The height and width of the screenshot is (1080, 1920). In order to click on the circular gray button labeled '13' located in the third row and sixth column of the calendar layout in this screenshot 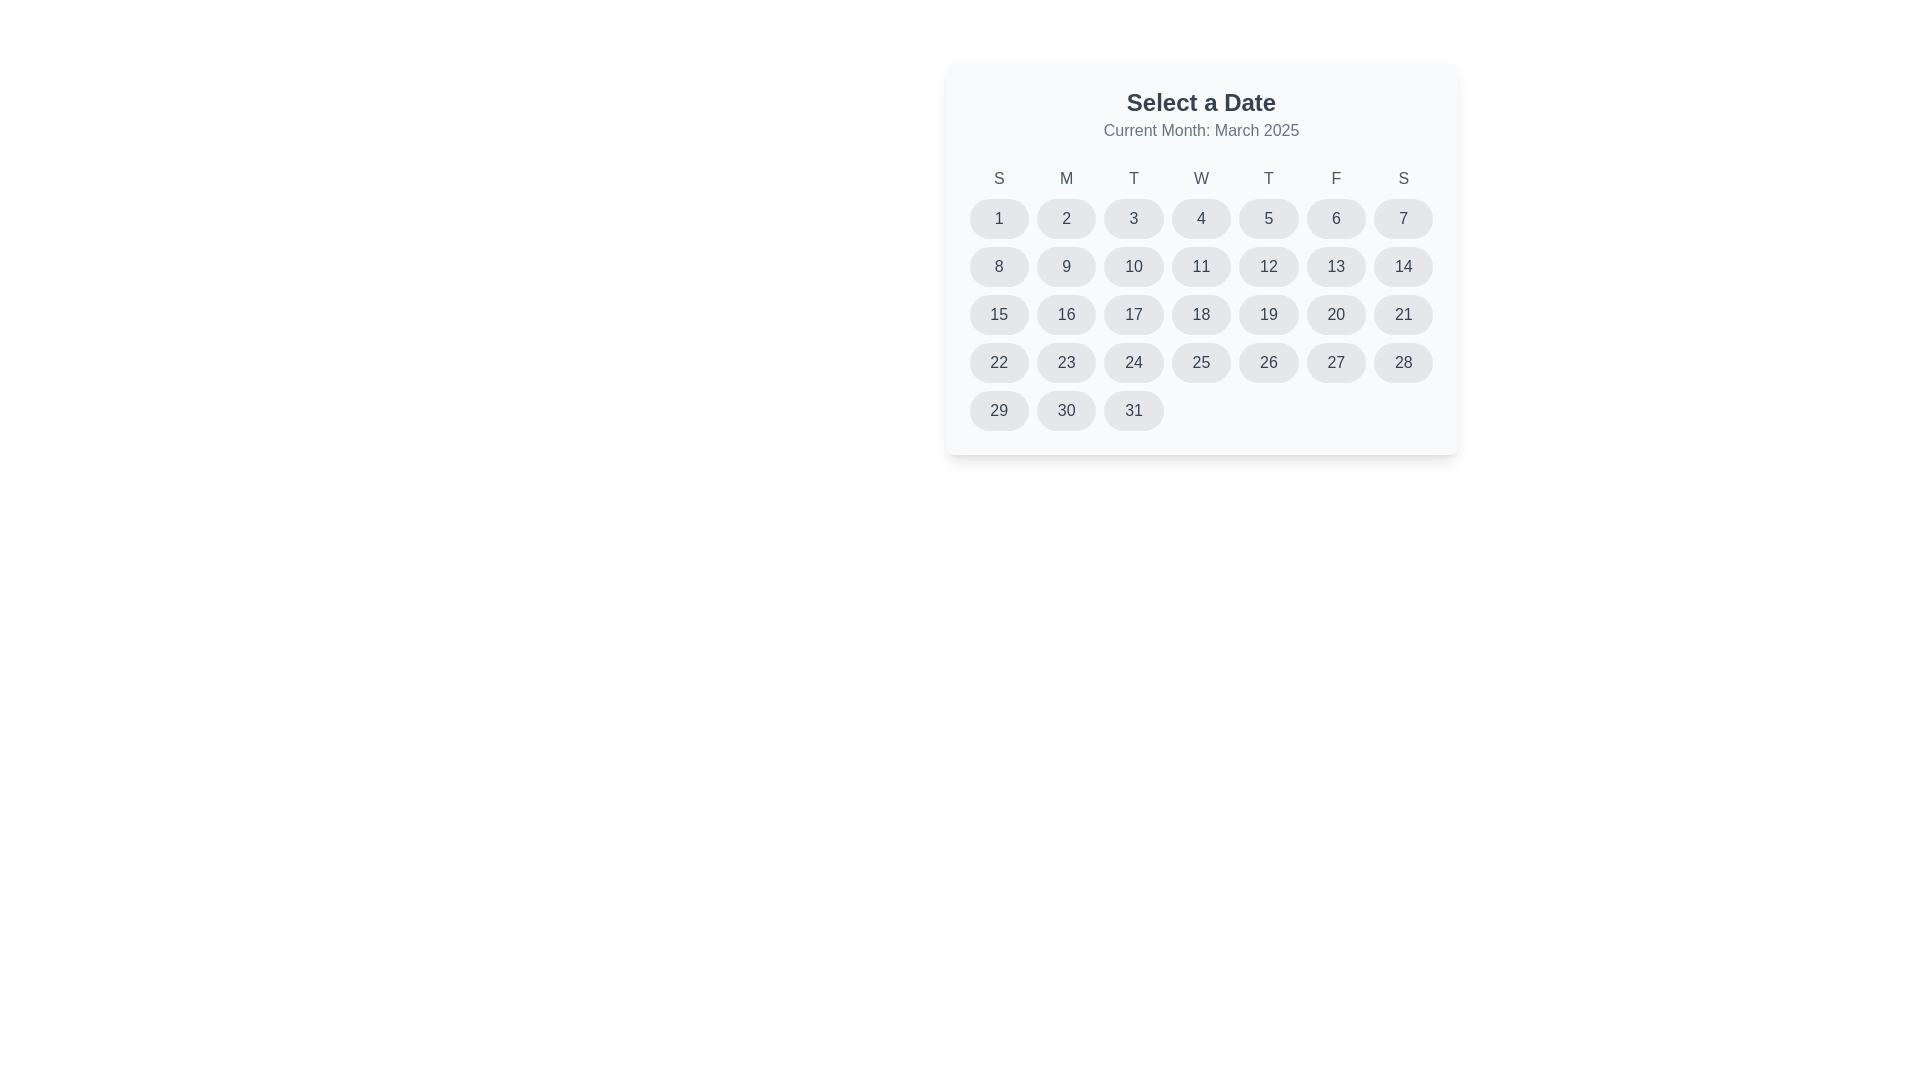, I will do `click(1335, 265)`.